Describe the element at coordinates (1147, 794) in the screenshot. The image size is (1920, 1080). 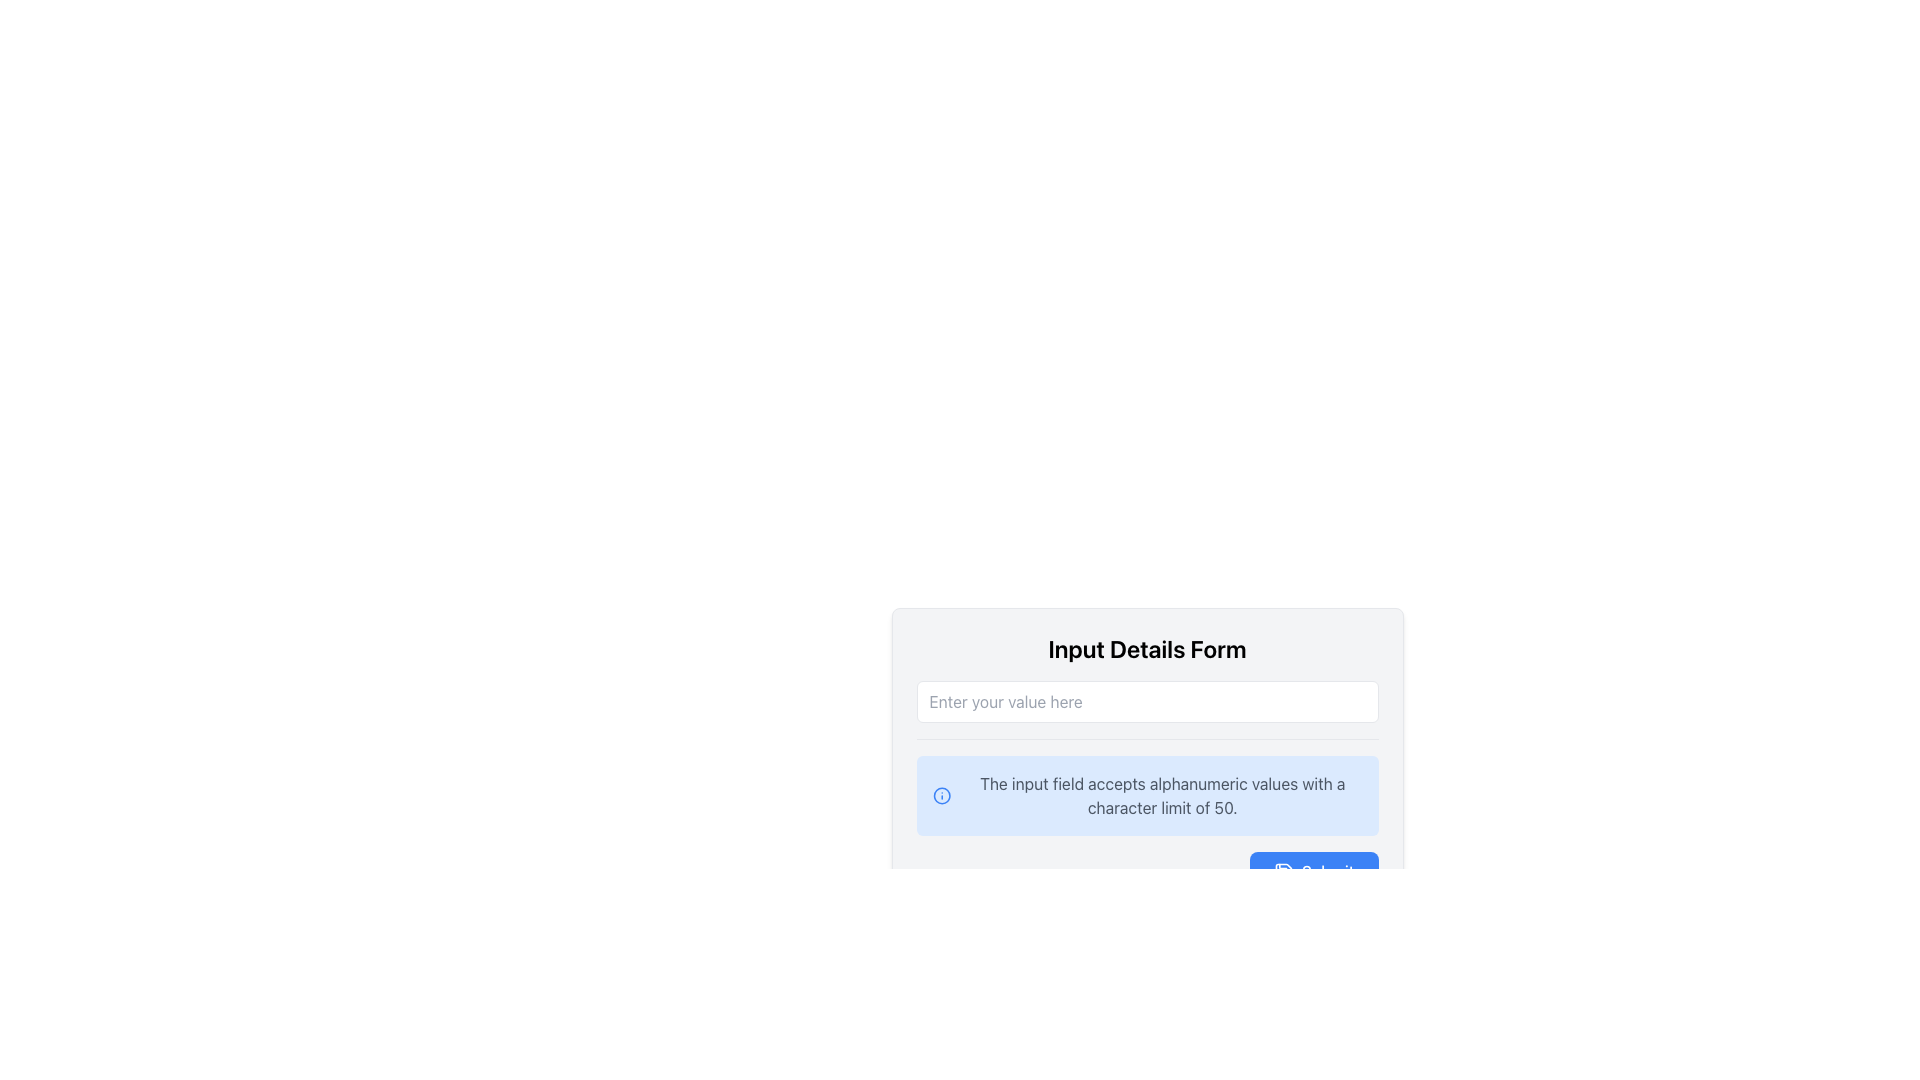
I see `text from the Informational Panel located below the text input field and above the 'Submit' button` at that location.